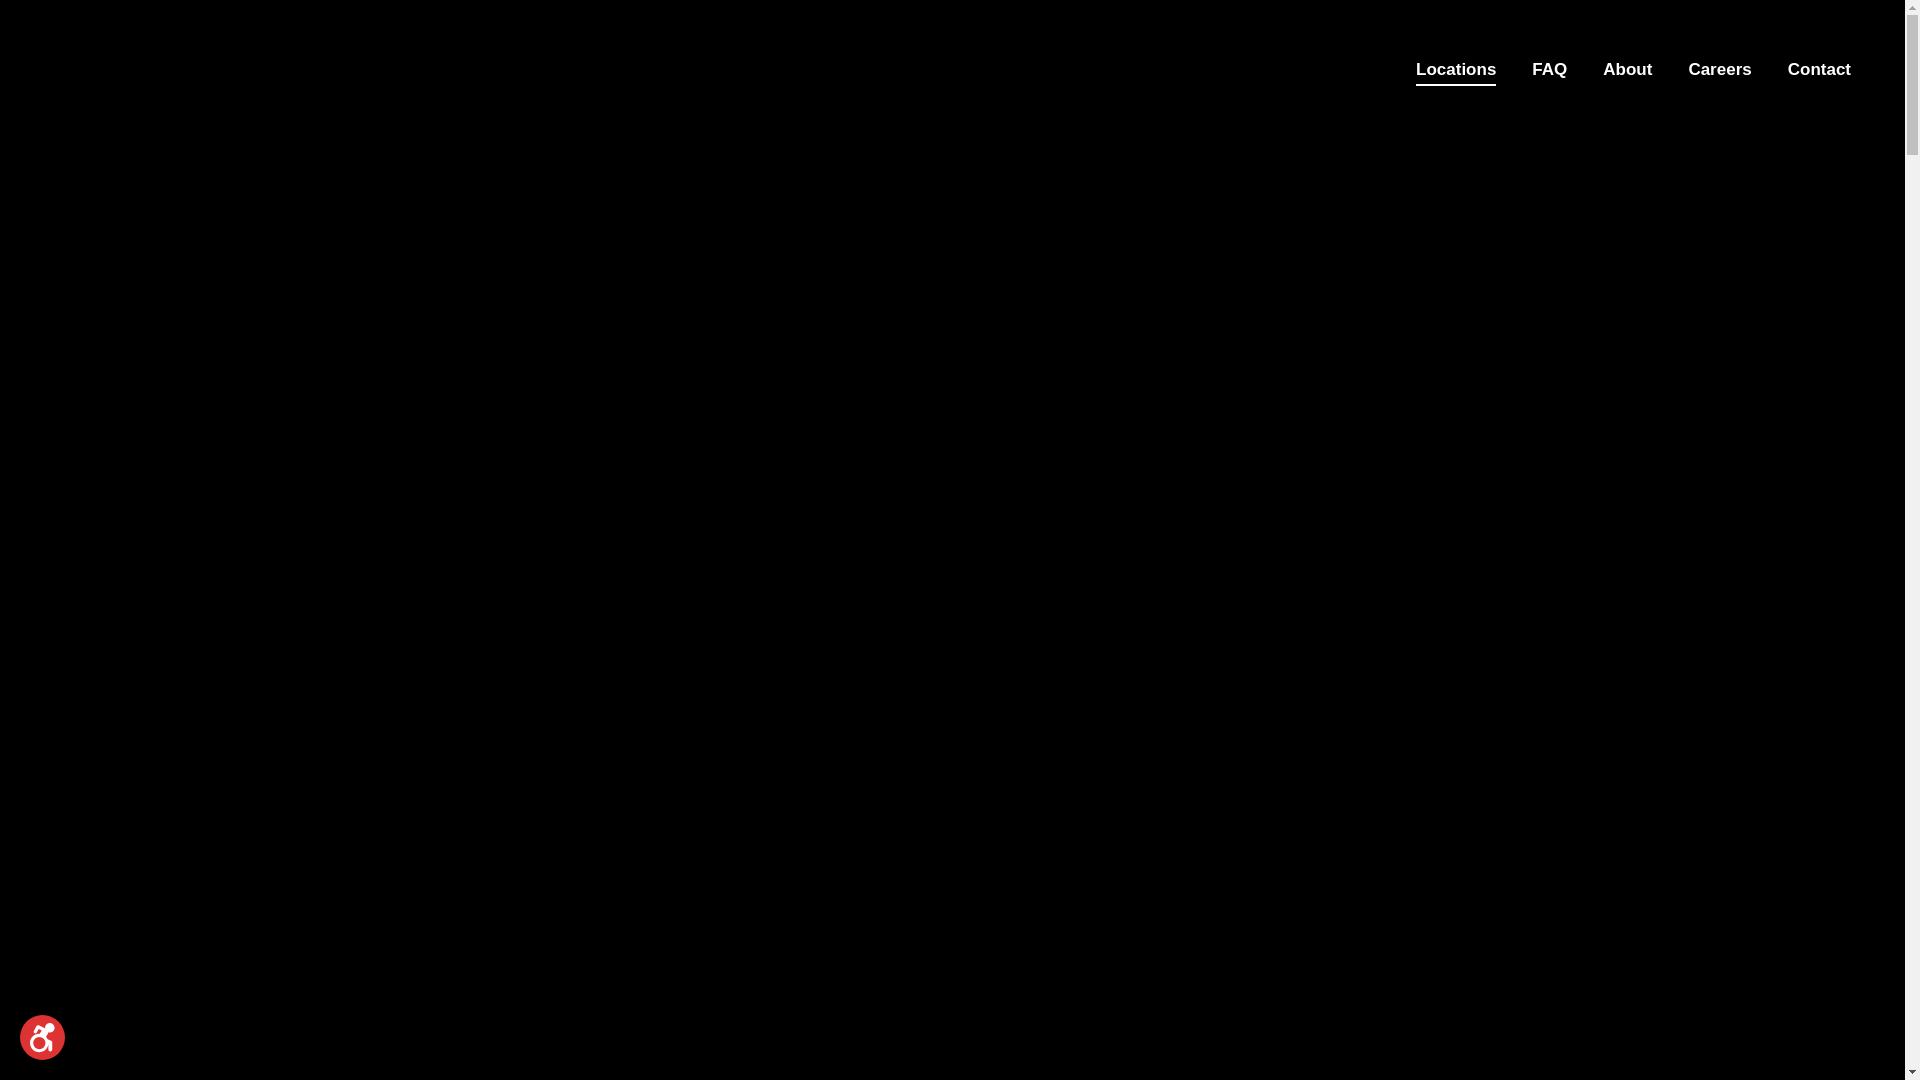 Image resolution: width=1920 pixels, height=1080 pixels. I want to click on 'Contact', so click(1819, 68).